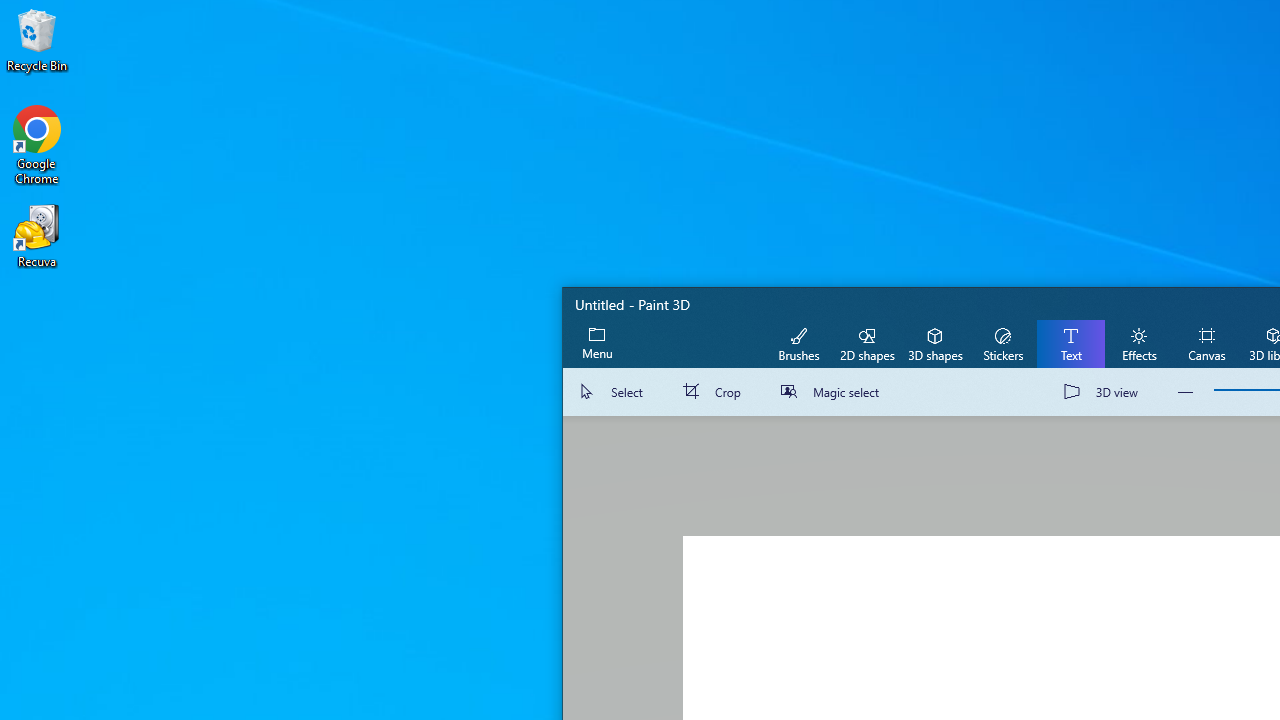  Describe the element at coordinates (1069, 342) in the screenshot. I see `'Text'` at that location.